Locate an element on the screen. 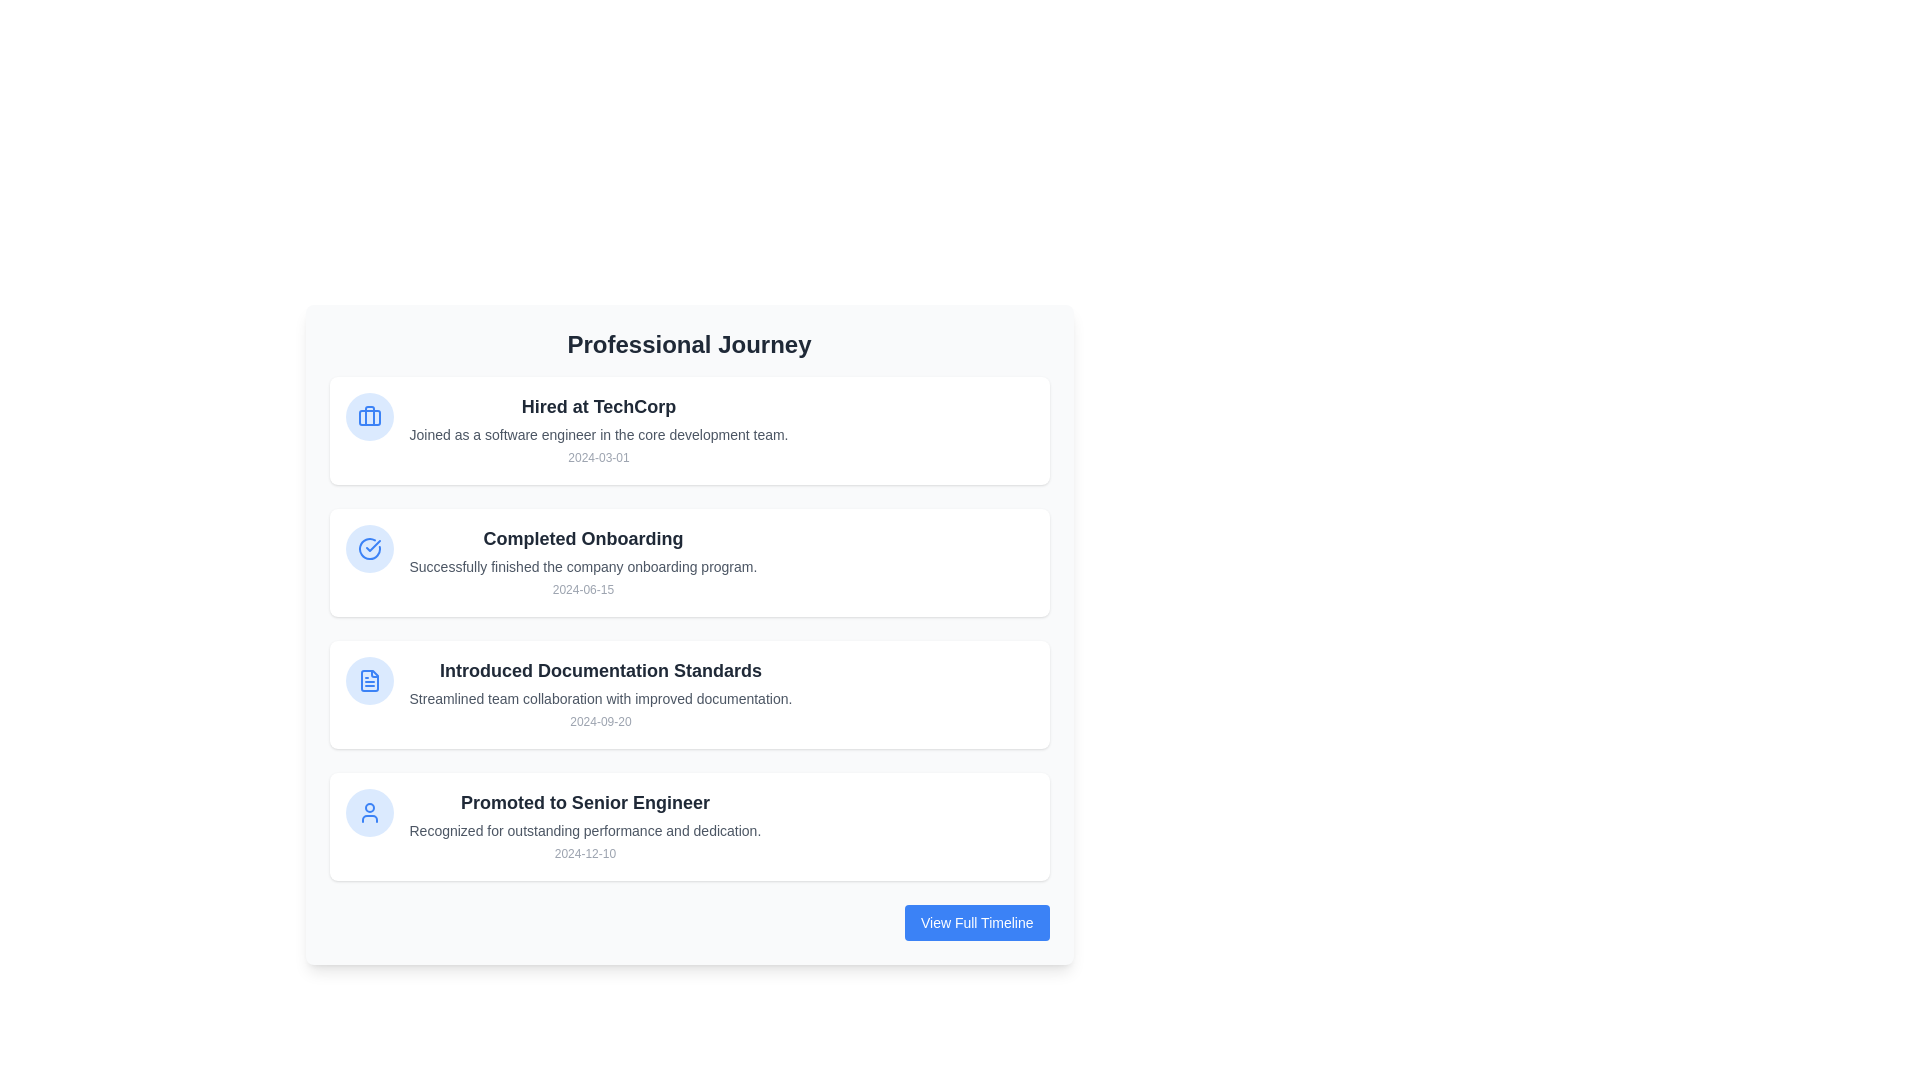  static text element that serves as a date indicator, located below the description text 'Streamlined team collaboration with improved documentation.' in the 'Introduced Documentation Standards' section is located at coordinates (599, 721).